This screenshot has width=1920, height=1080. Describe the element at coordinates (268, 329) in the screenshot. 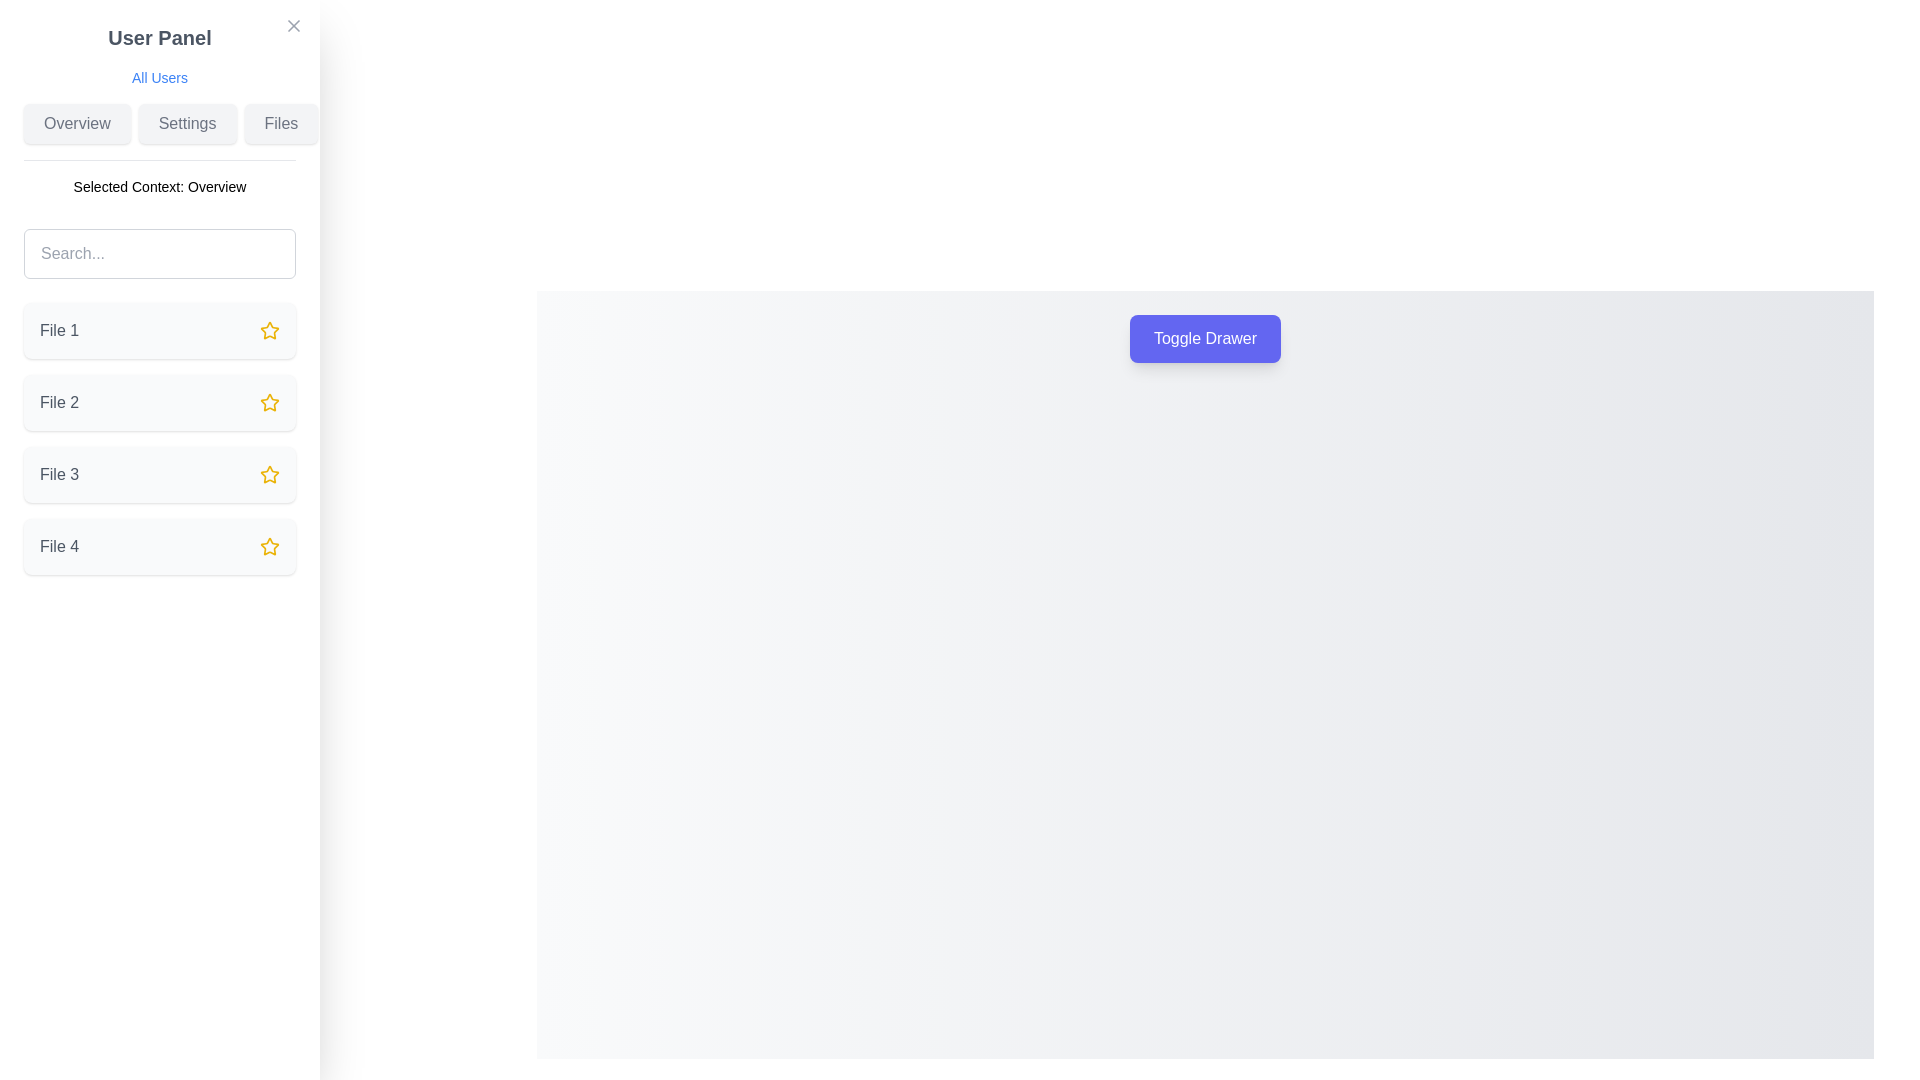

I see `the star icon button marked as favorite next to 'File 1' on the left-hand side of the interface` at that location.